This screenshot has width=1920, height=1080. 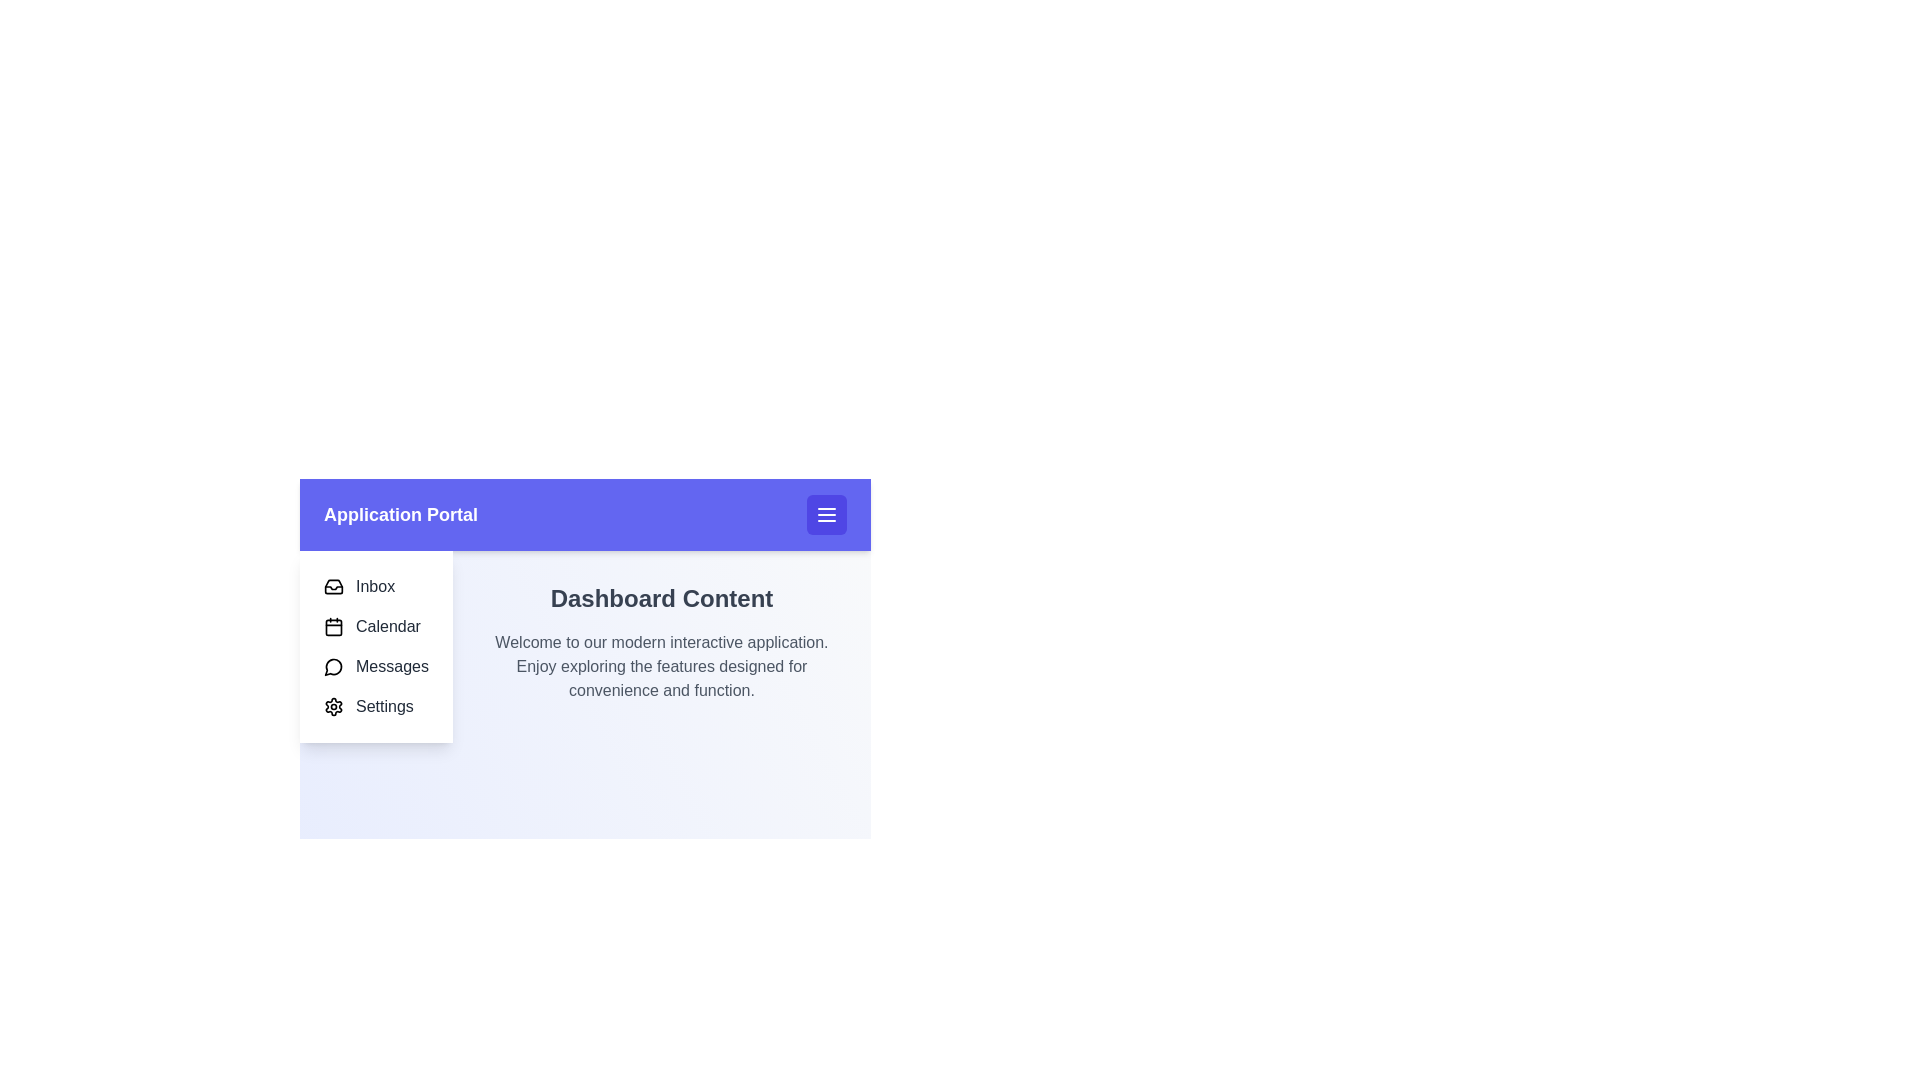 What do you see at coordinates (376, 626) in the screenshot?
I see `the 'Calendar' navigation menu item, which features a calendar icon and bold text` at bounding box center [376, 626].